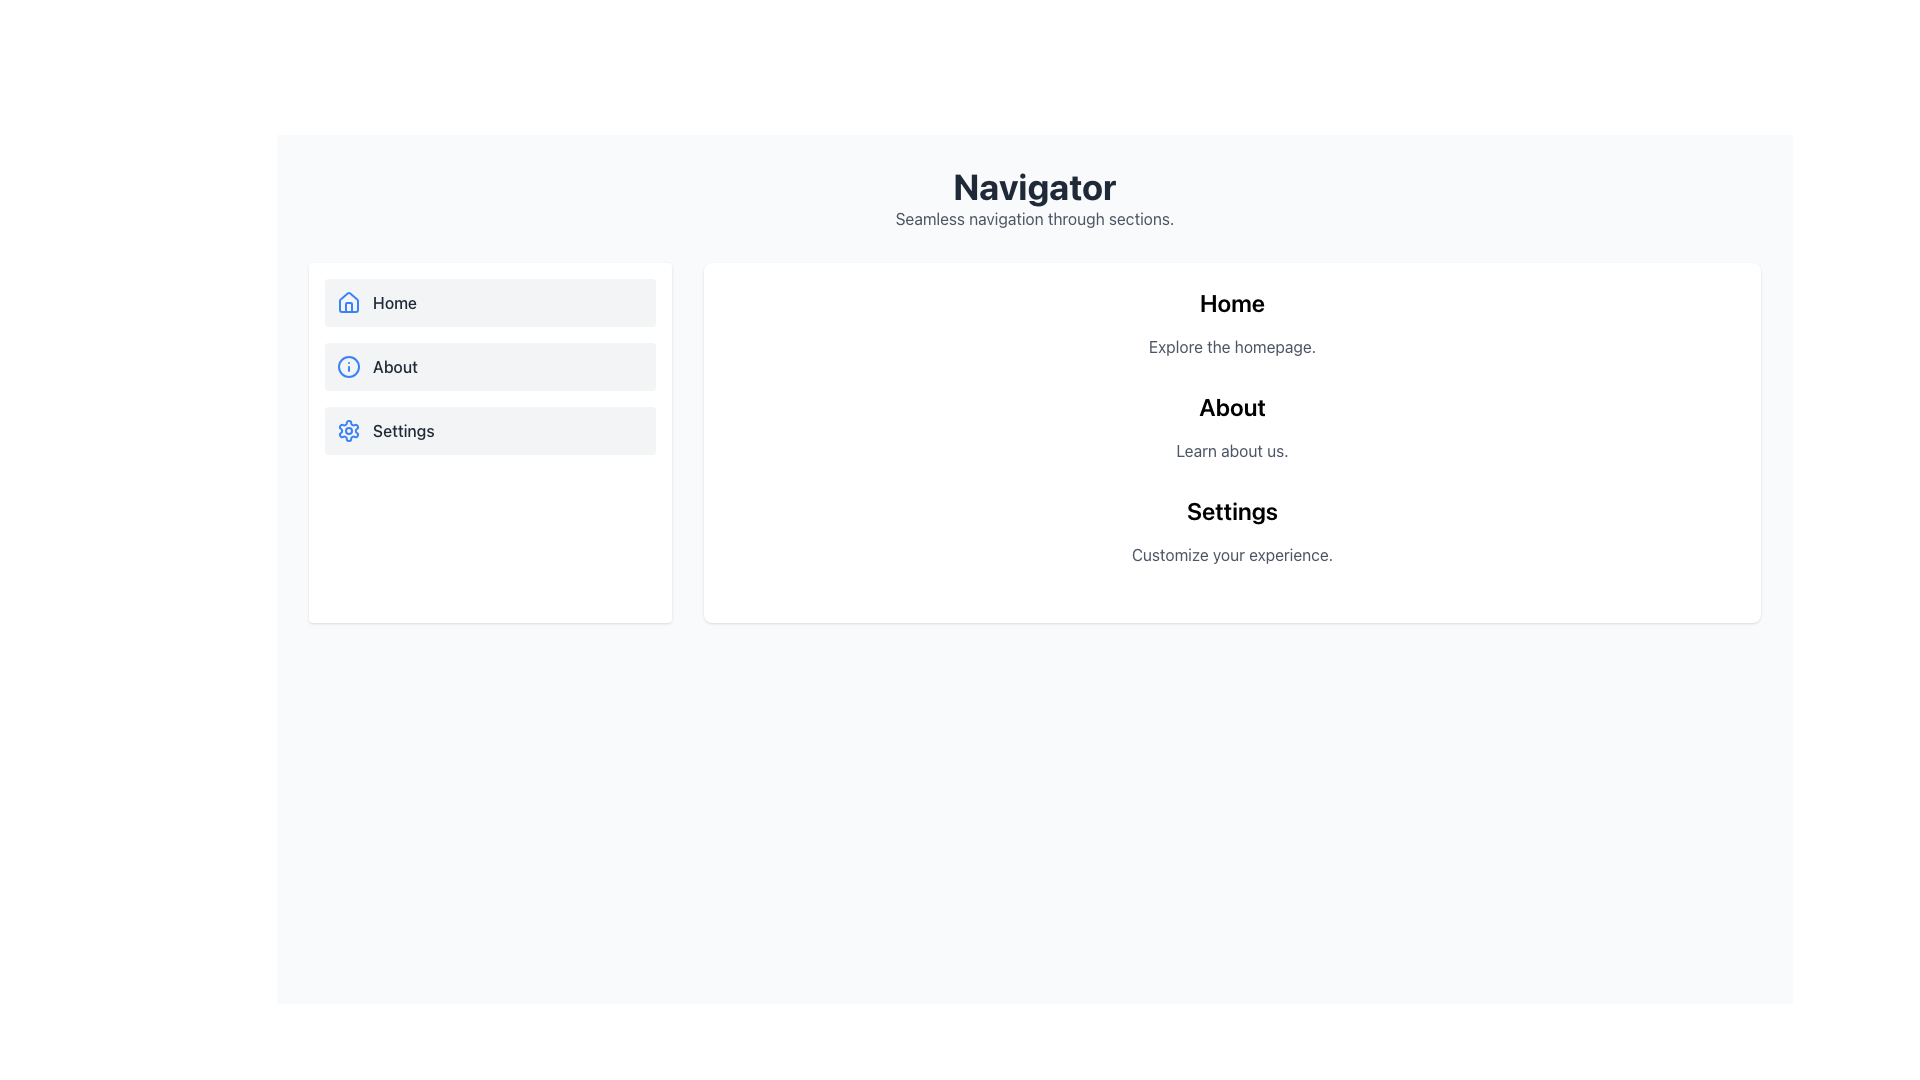  I want to click on the 'Home' button located in the left side panel, so click(490, 303).